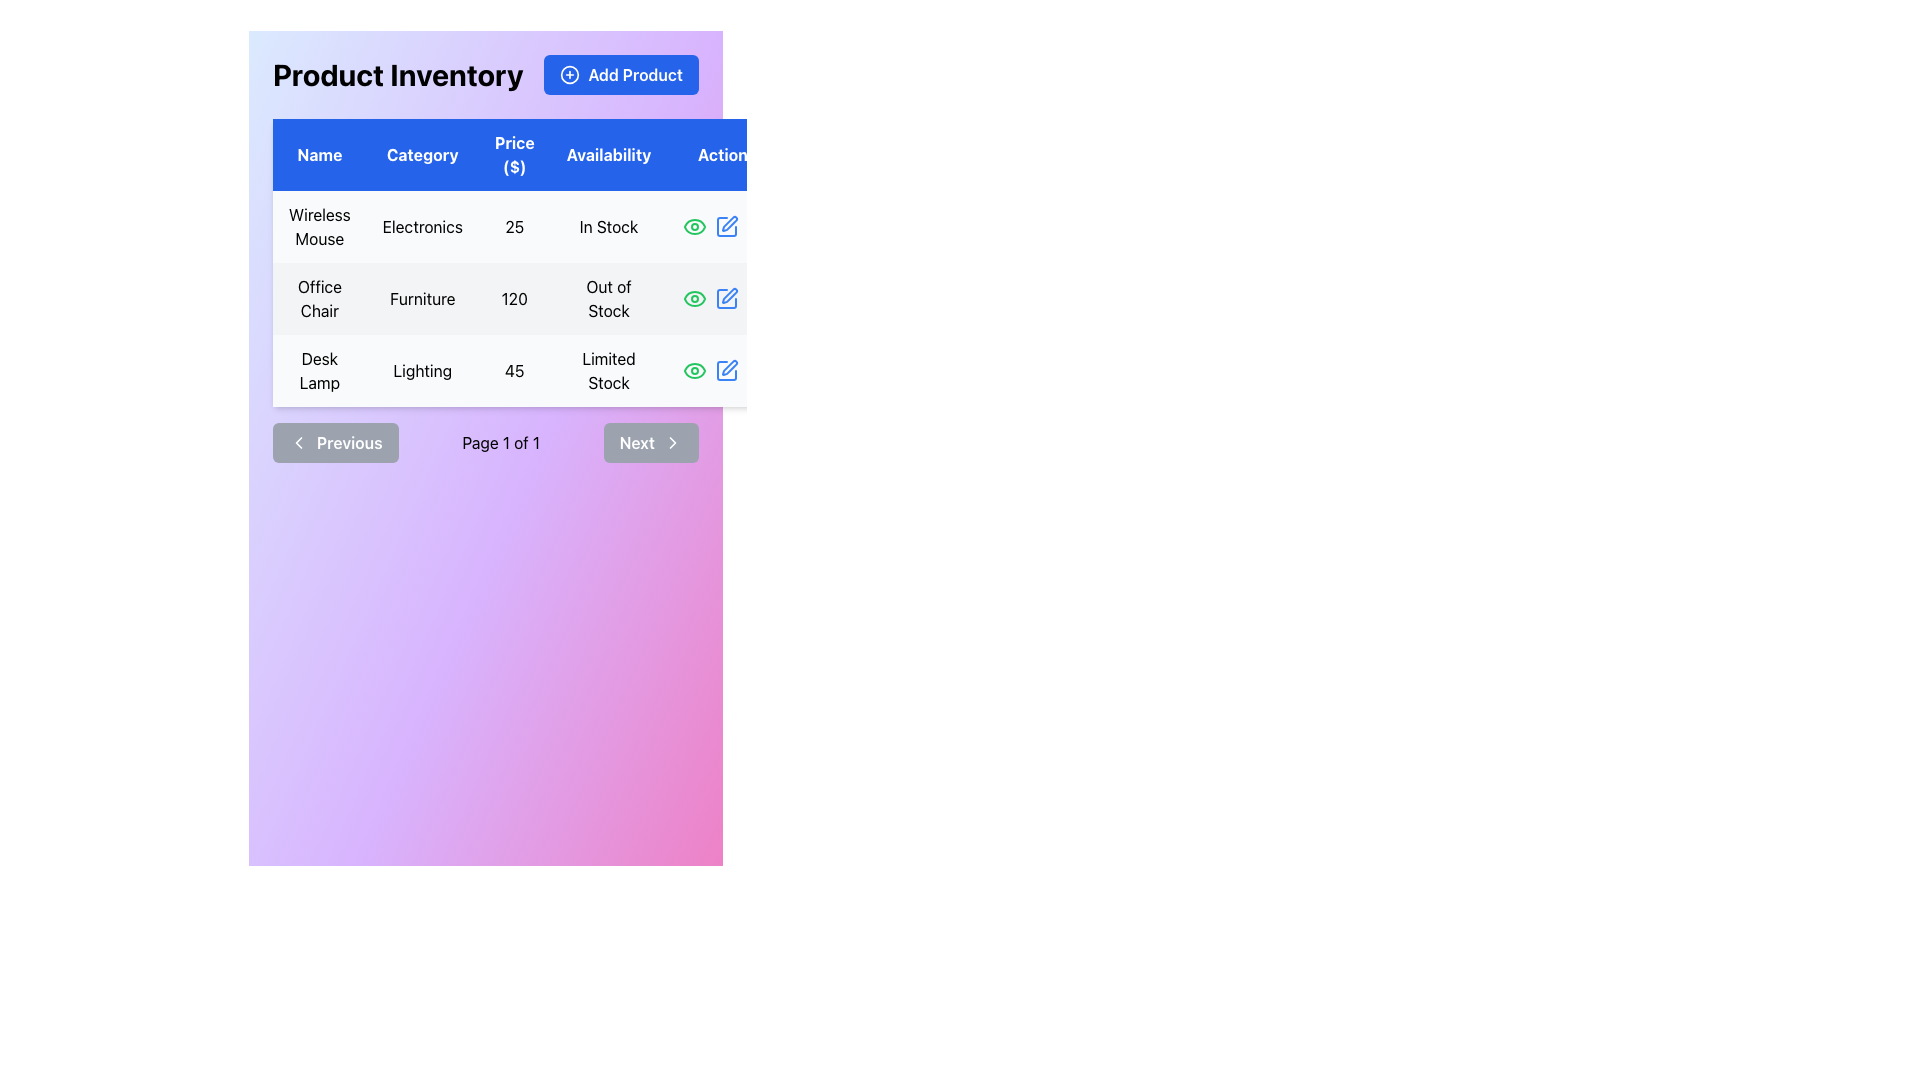 This screenshot has width=1920, height=1080. What do you see at coordinates (728, 296) in the screenshot?
I see `the curved pen-like icon located in the Action column of the second table row to initiate editing` at bounding box center [728, 296].